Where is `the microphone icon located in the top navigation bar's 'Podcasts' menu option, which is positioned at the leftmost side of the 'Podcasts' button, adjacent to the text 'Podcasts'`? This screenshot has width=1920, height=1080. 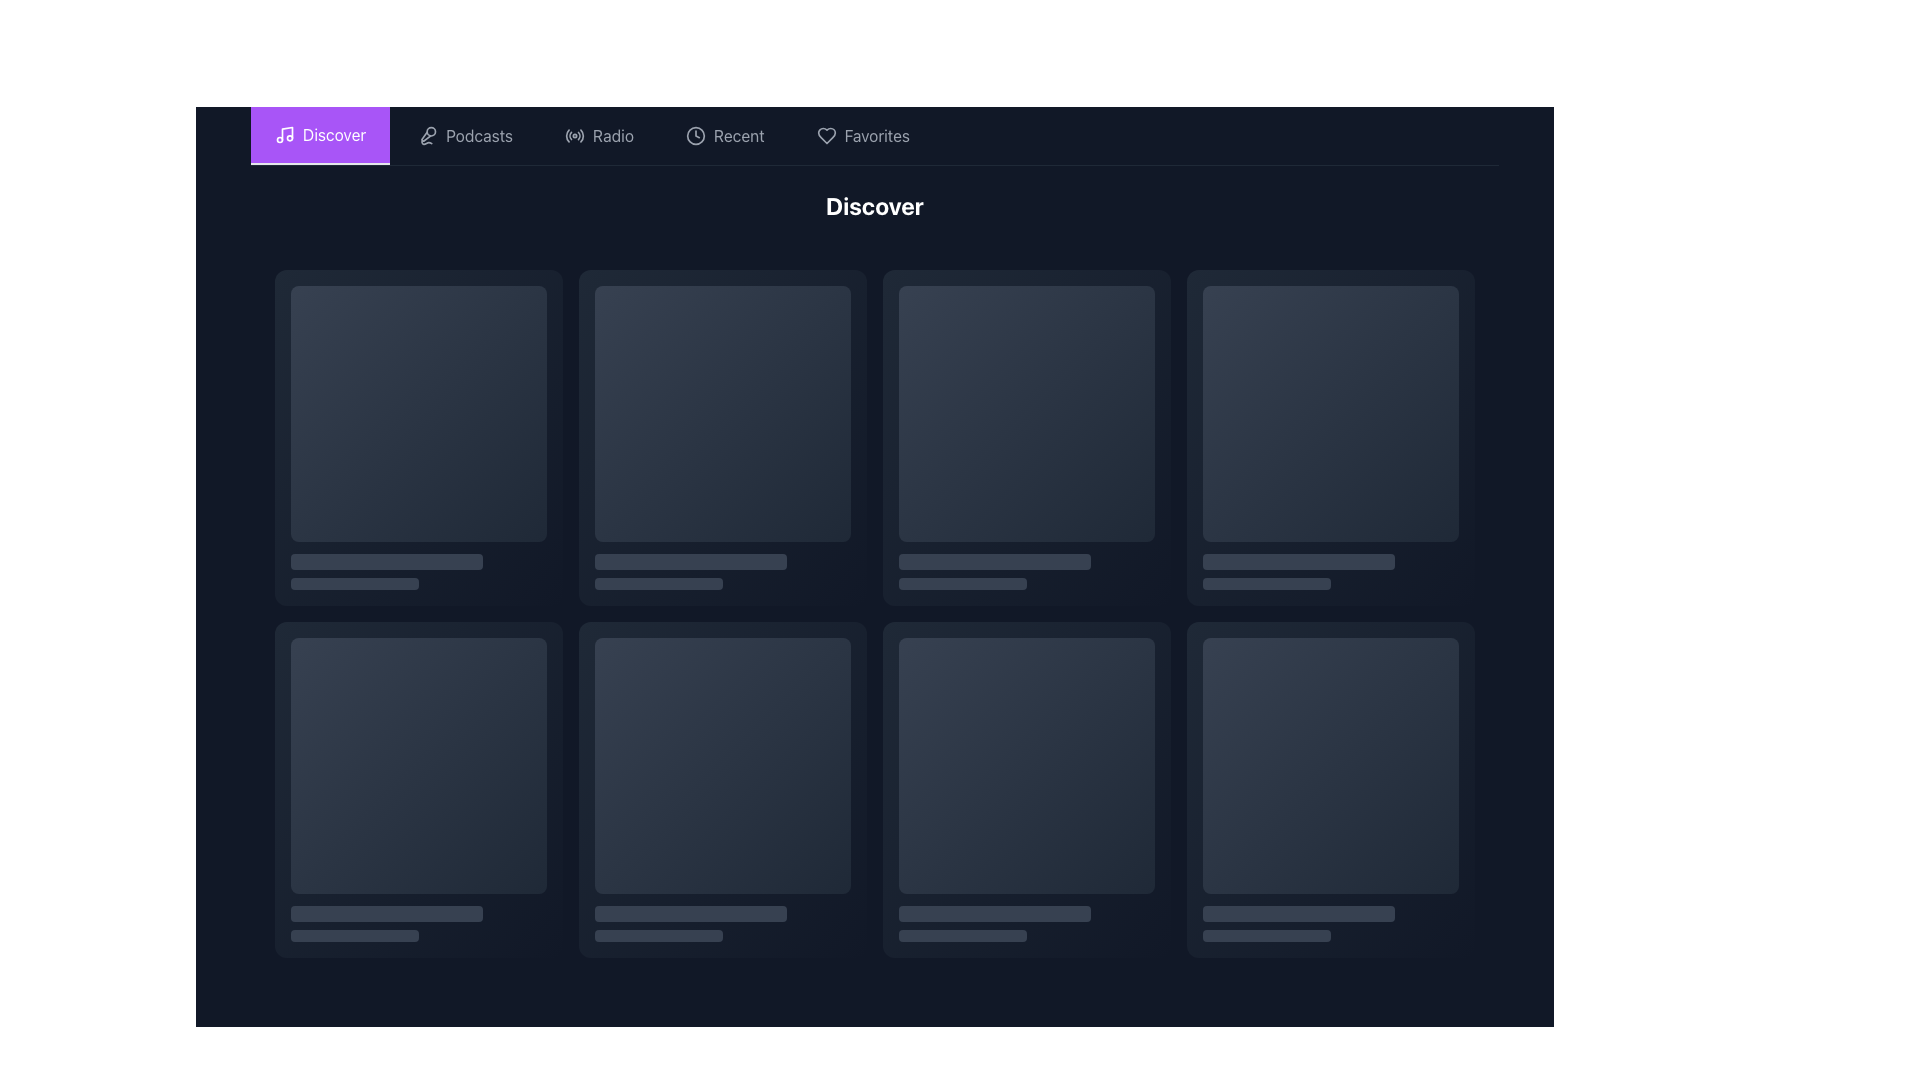
the microphone icon located in the top navigation bar's 'Podcasts' menu option, which is positioned at the leftmost side of the 'Podcasts' button, adjacent to the text 'Podcasts' is located at coordinates (427, 135).